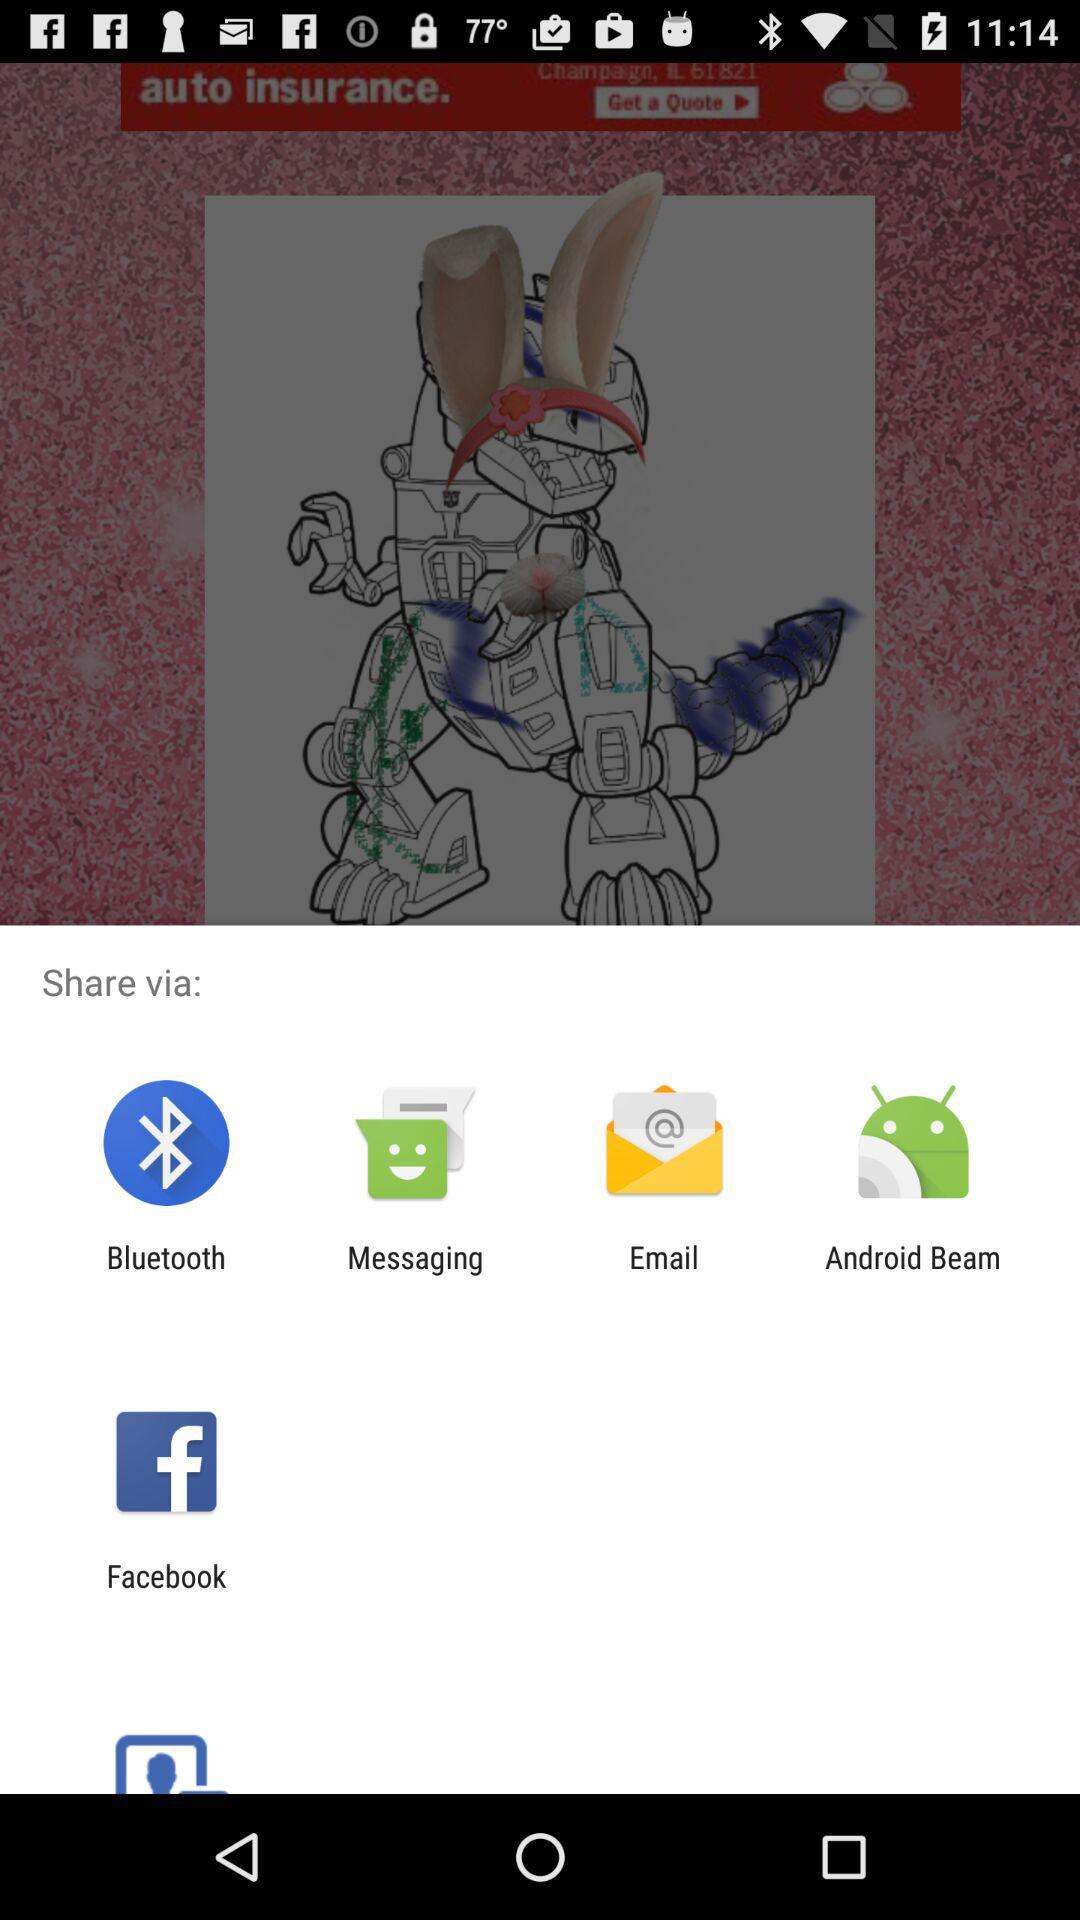  What do you see at coordinates (664, 1274) in the screenshot?
I see `email item` at bounding box center [664, 1274].